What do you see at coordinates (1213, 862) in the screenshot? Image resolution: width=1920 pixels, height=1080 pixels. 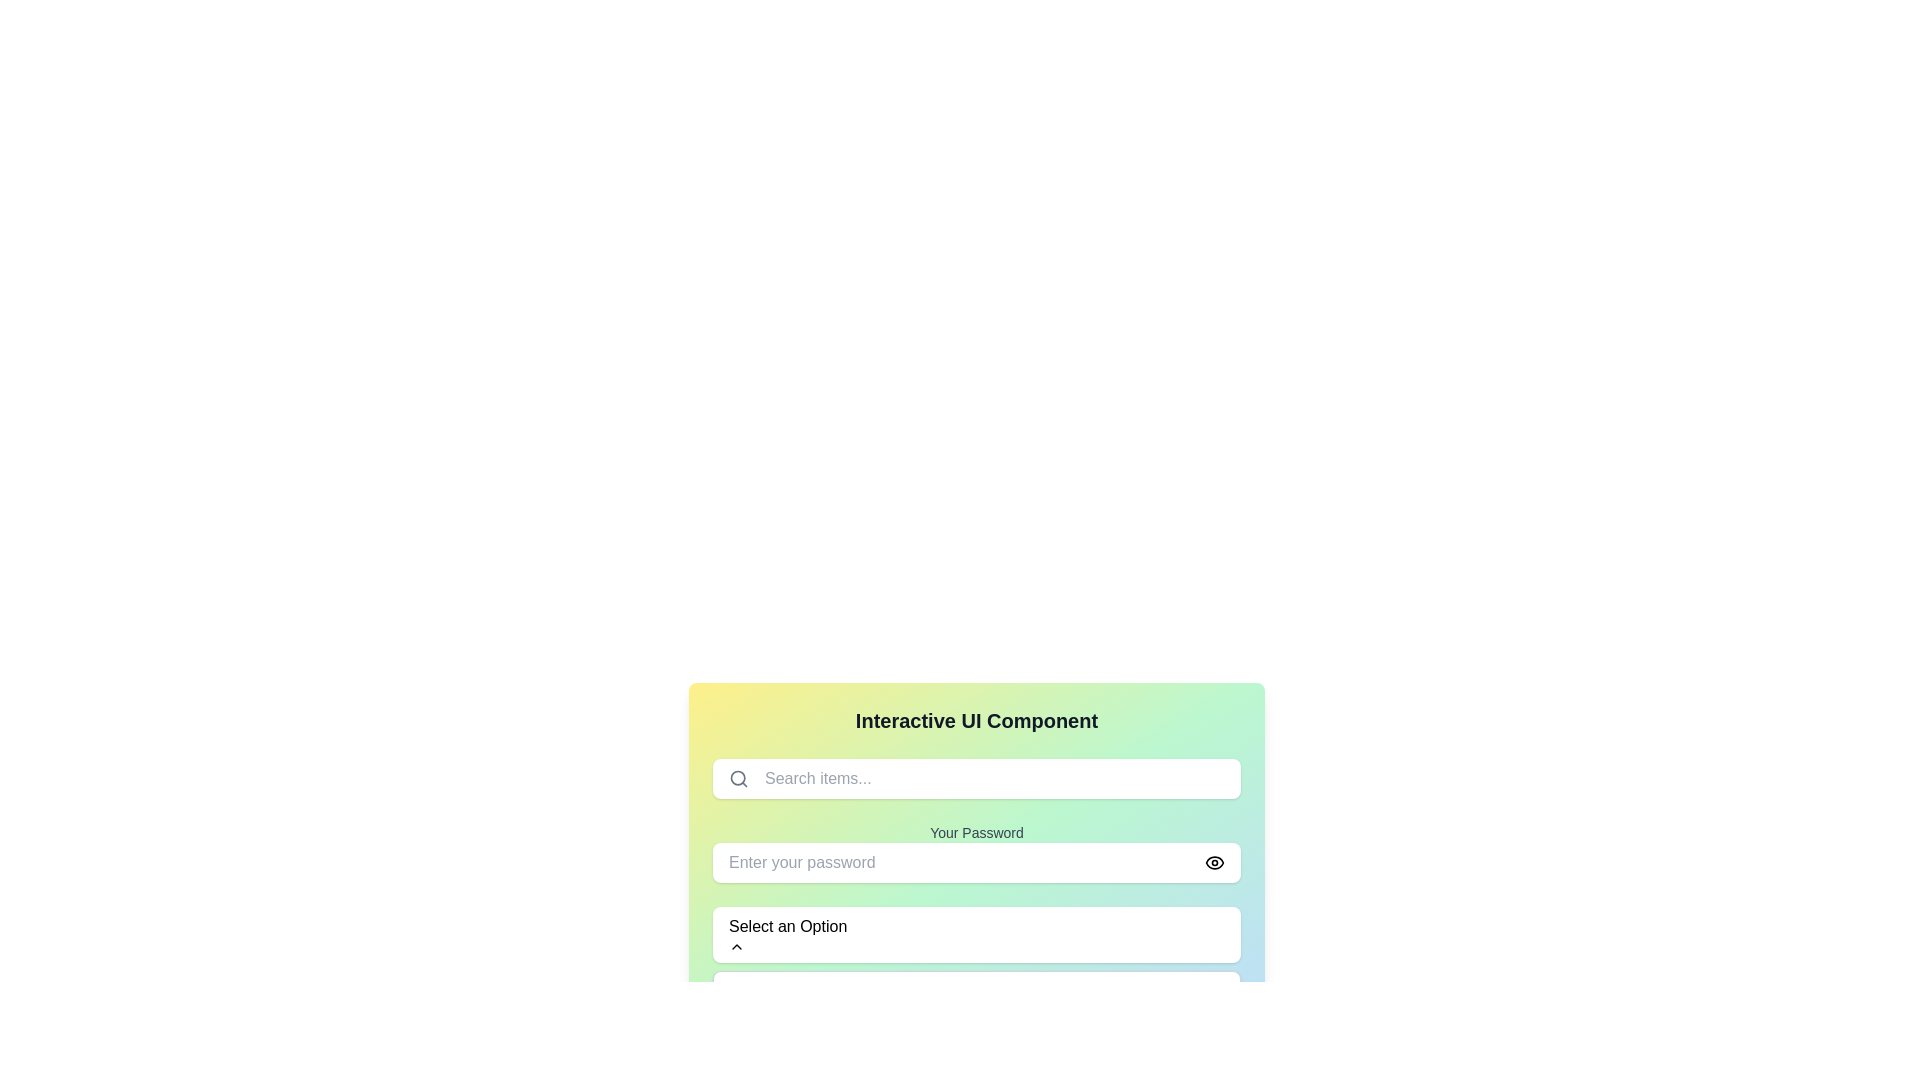 I see `the eye-shaped toggle button for password visibility located at the far right of the 'Enter your password' input field` at bounding box center [1213, 862].